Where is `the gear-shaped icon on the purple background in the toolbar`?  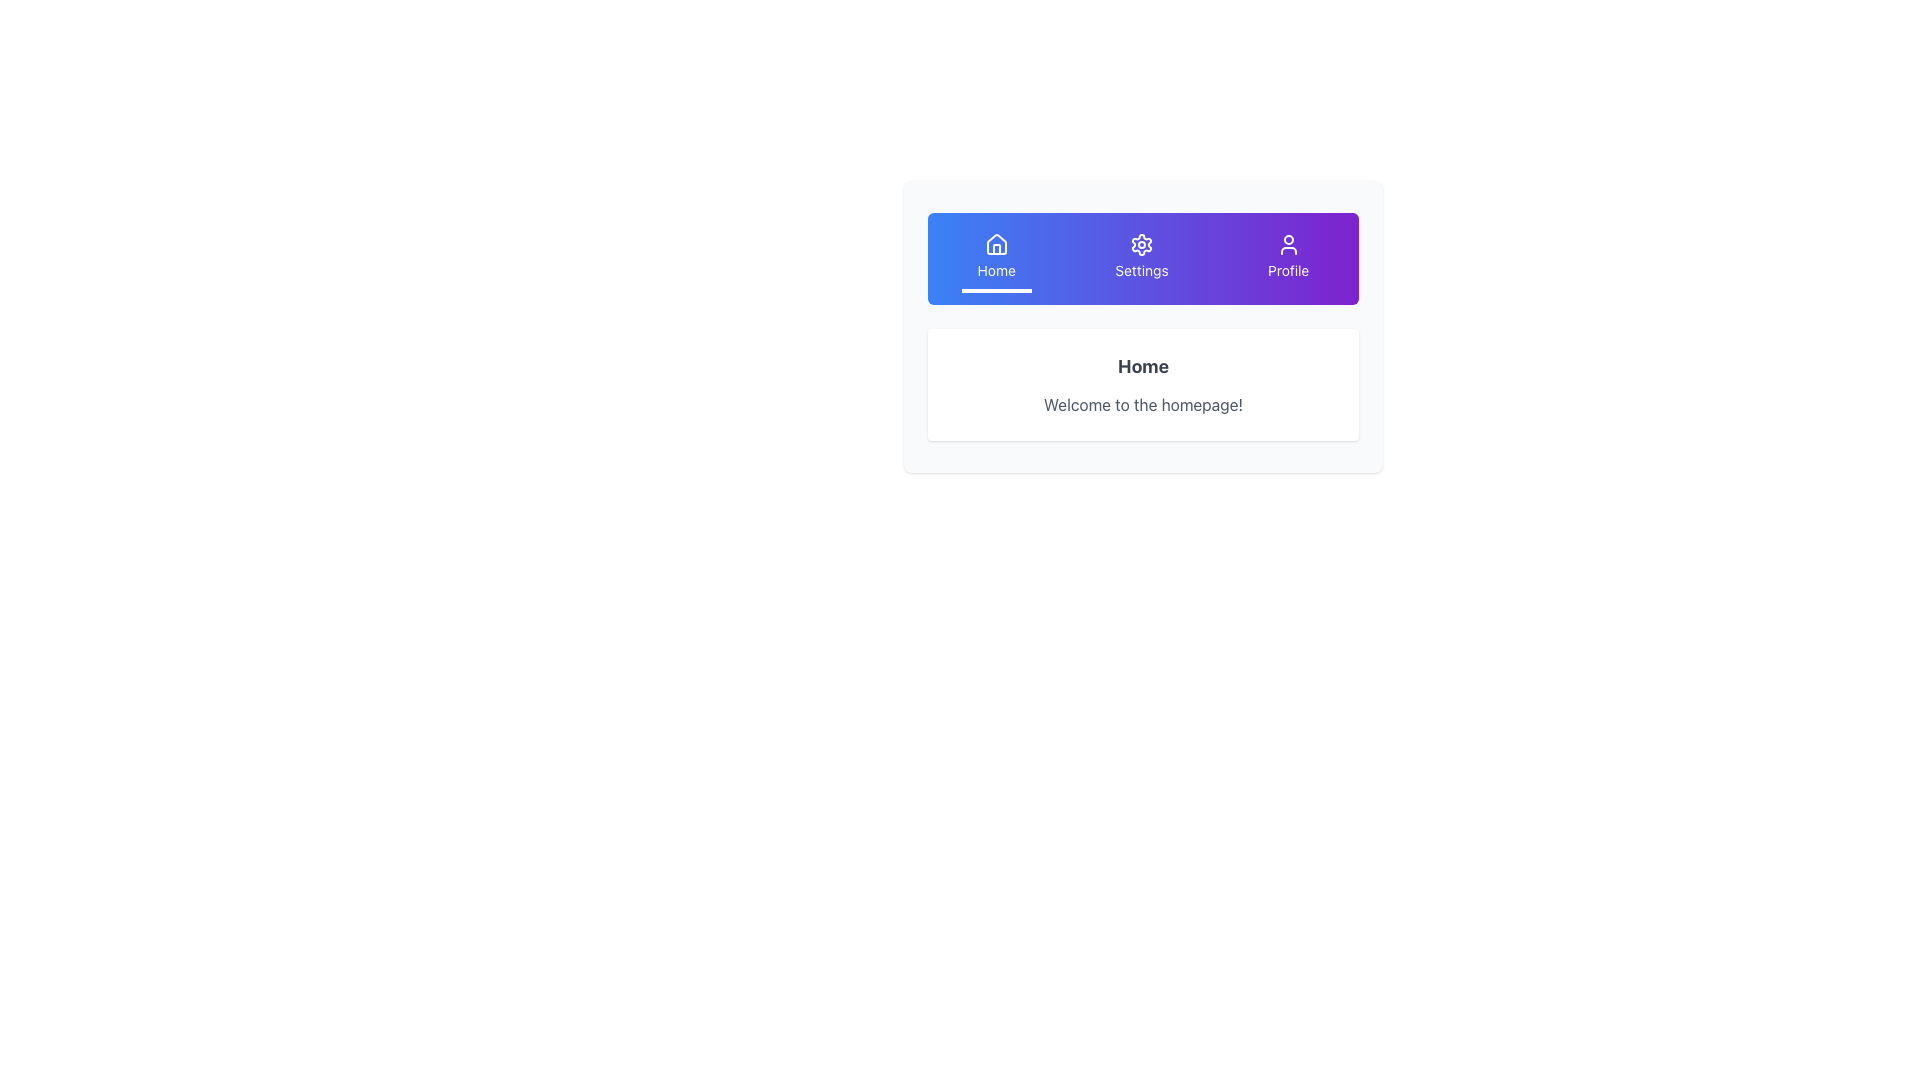 the gear-shaped icon on the purple background in the toolbar is located at coordinates (1142, 244).